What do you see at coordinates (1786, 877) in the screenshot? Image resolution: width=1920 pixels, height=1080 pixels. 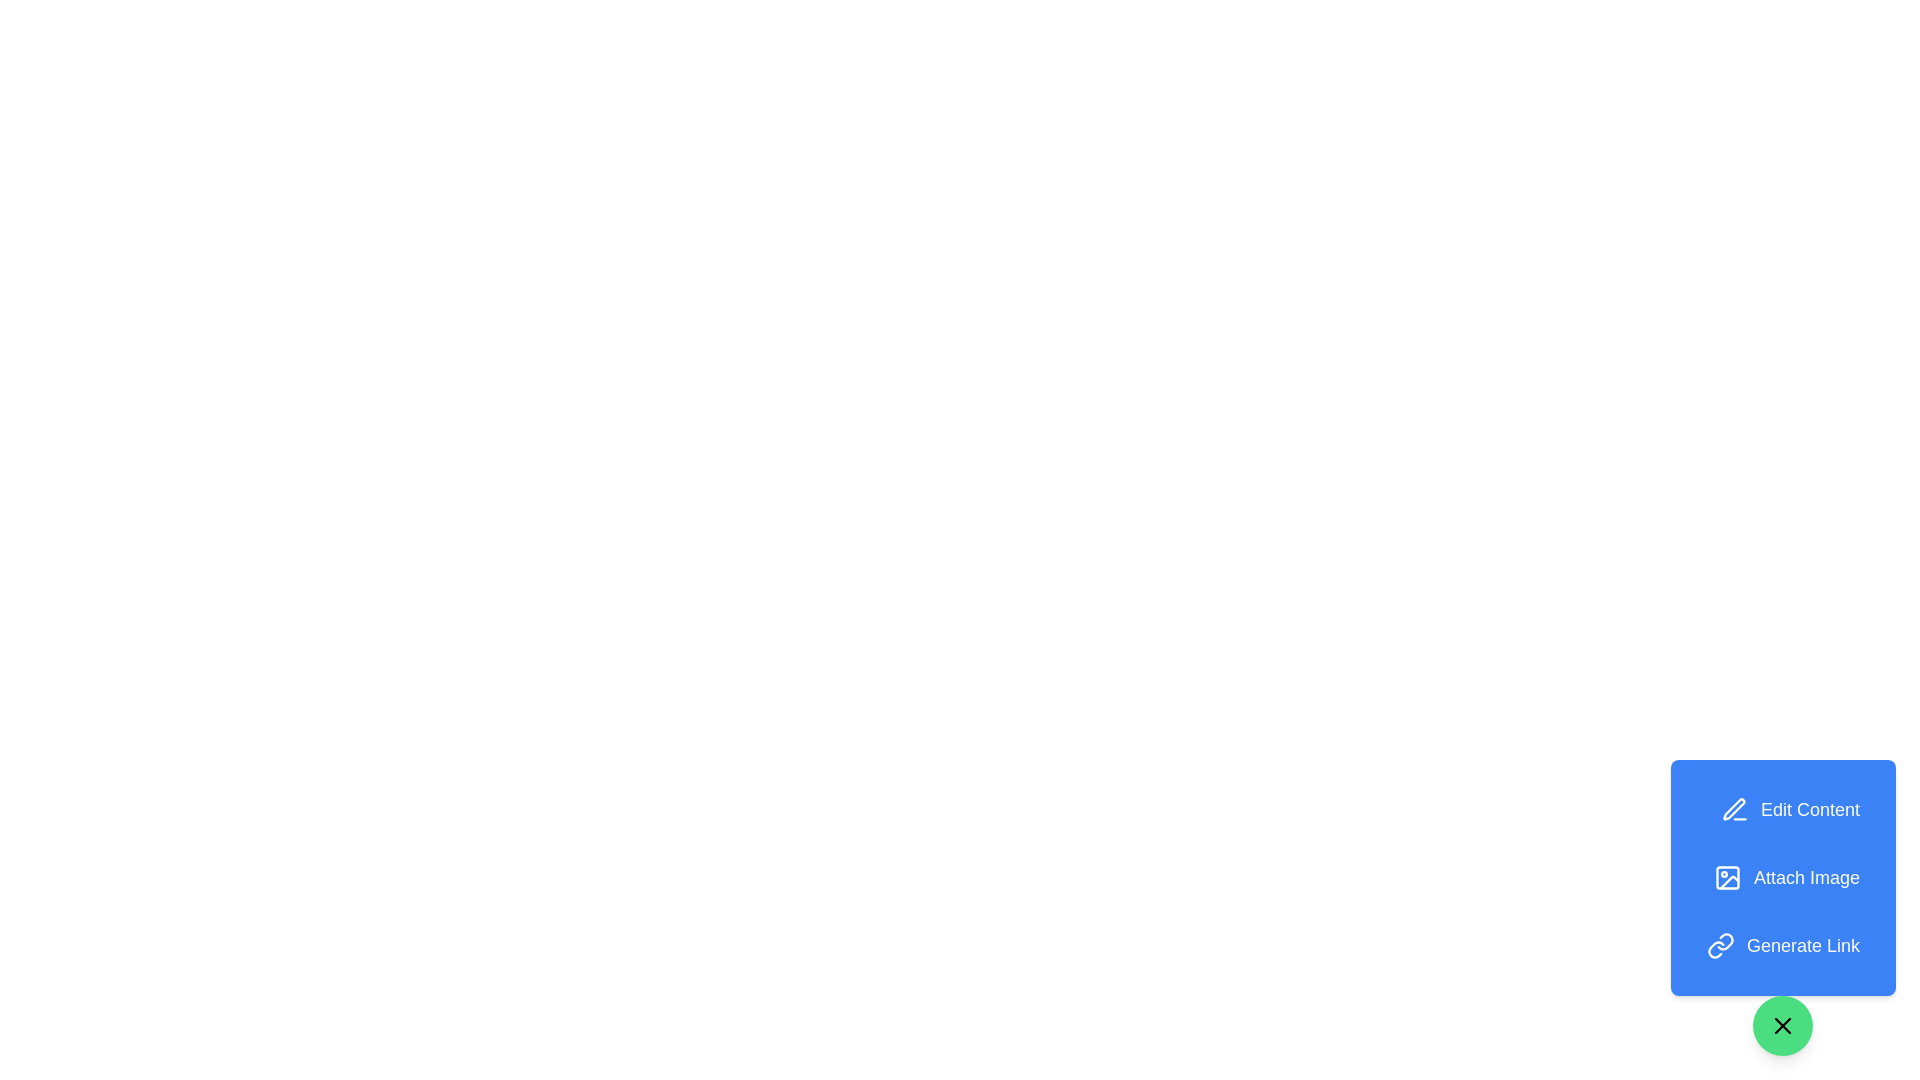 I see `the 'Attach Image' button` at bounding box center [1786, 877].